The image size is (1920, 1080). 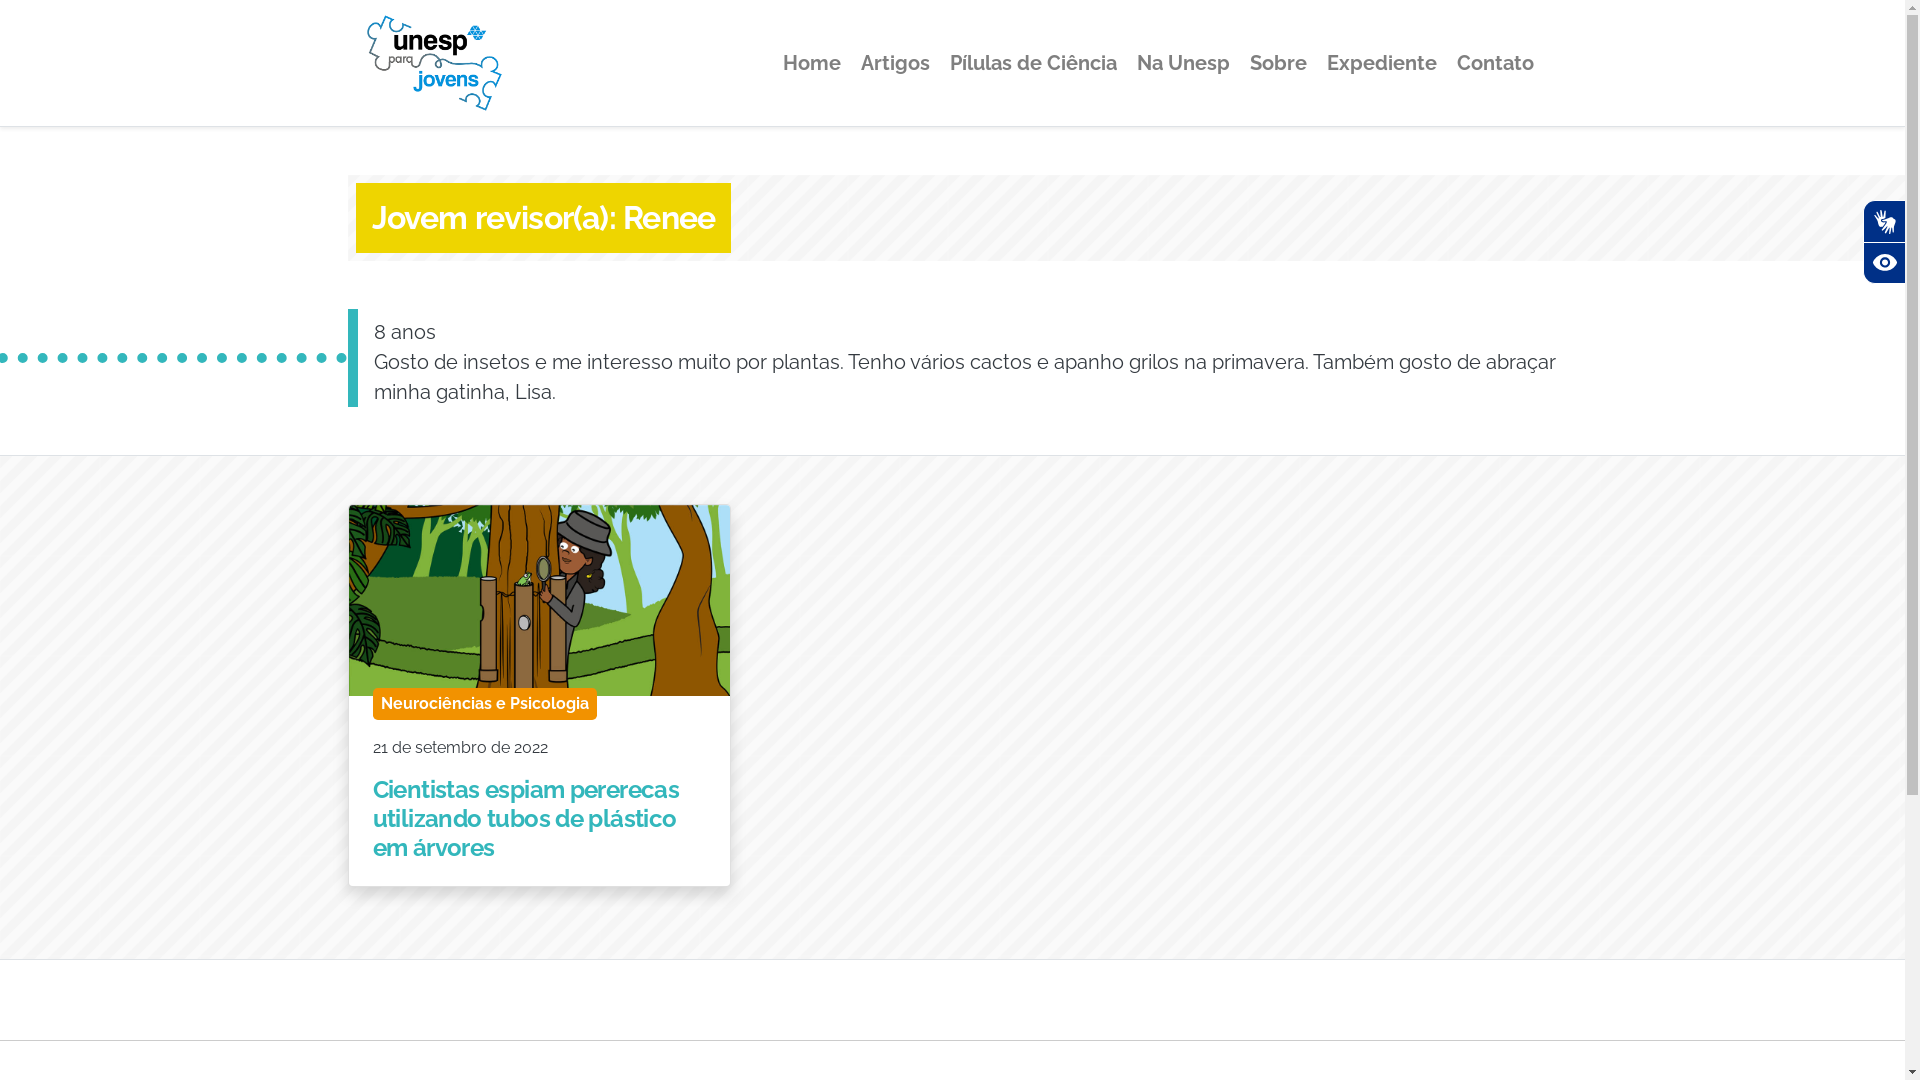 What do you see at coordinates (1318, 61) in the screenshot?
I see `'Expediente'` at bounding box center [1318, 61].